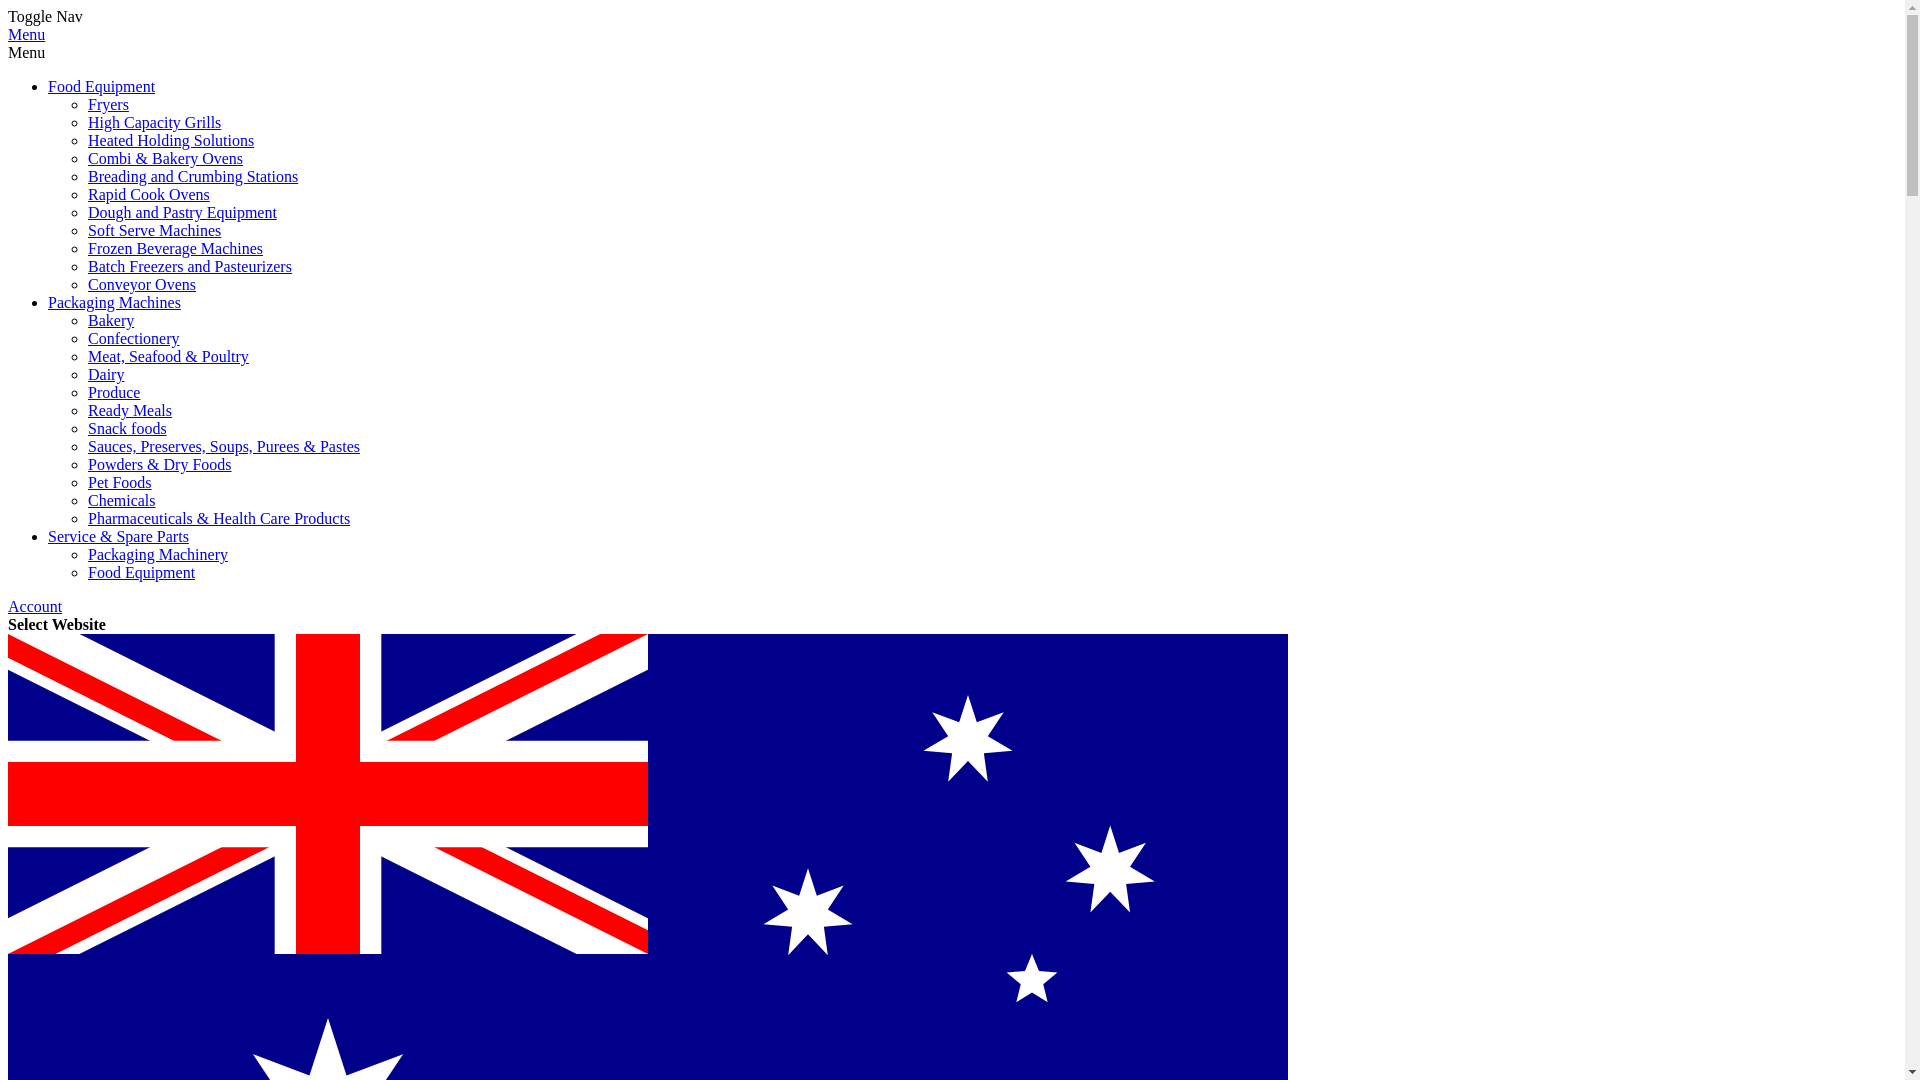  I want to click on 'Breading and Crumbing Stations', so click(192, 175).